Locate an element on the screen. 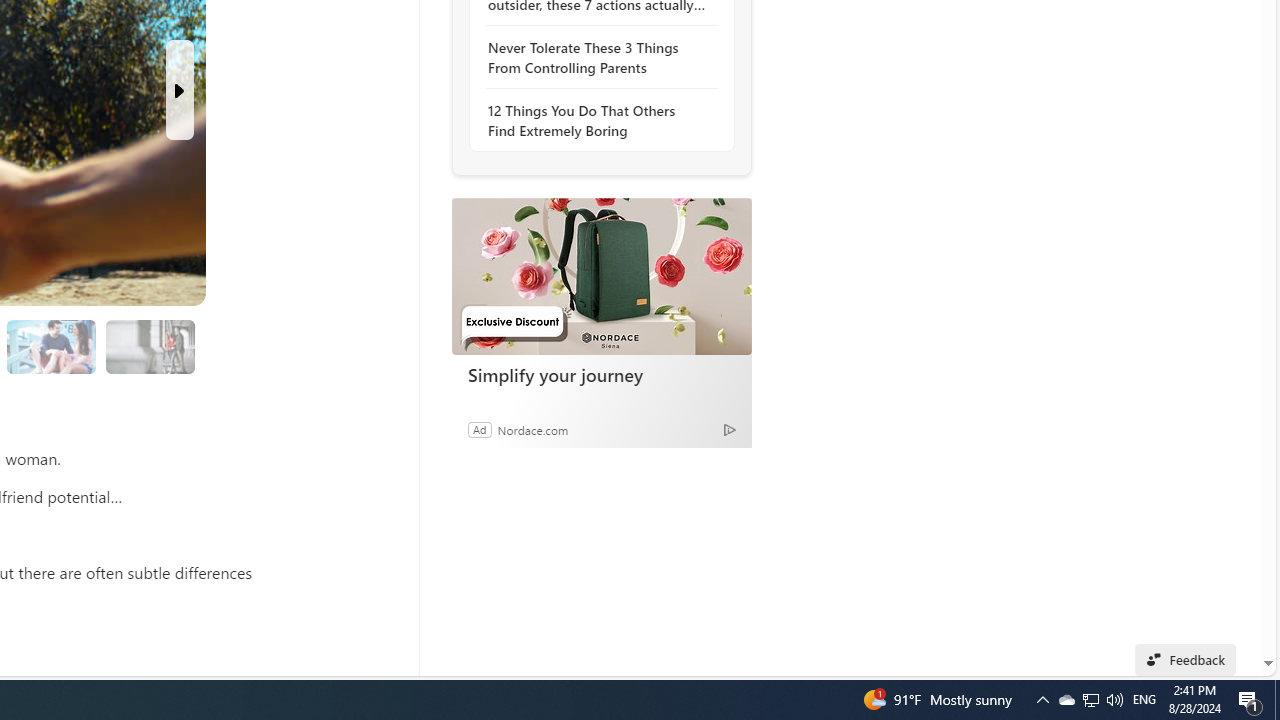 The height and width of the screenshot is (720, 1280). 'Simplify your journey' is located at coordinates (600, 276).